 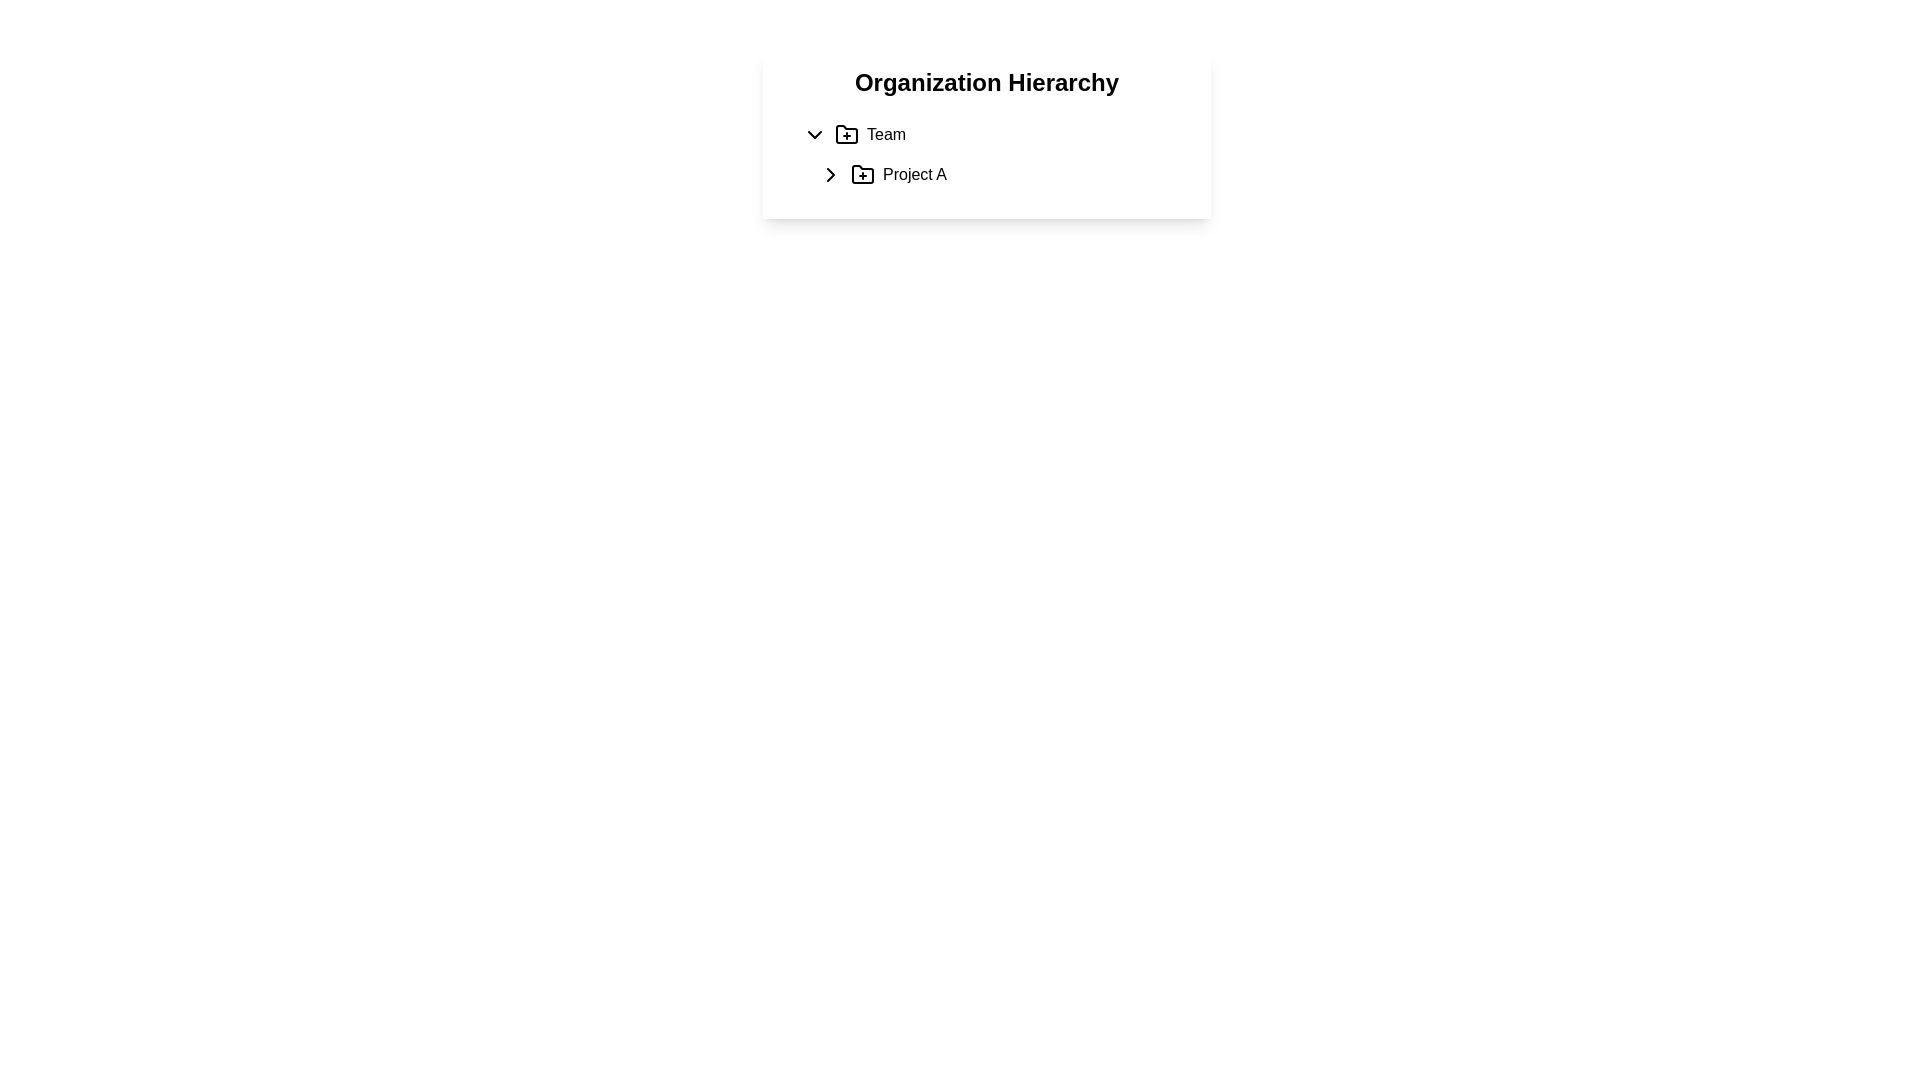 What do you see at coordinates (830, 173) in the screenshot?
I see `the expand/collapse button located on the far-left side of the 'Project A' row within the 'Organization Hierarchy'` at bounding box center [830, 173].